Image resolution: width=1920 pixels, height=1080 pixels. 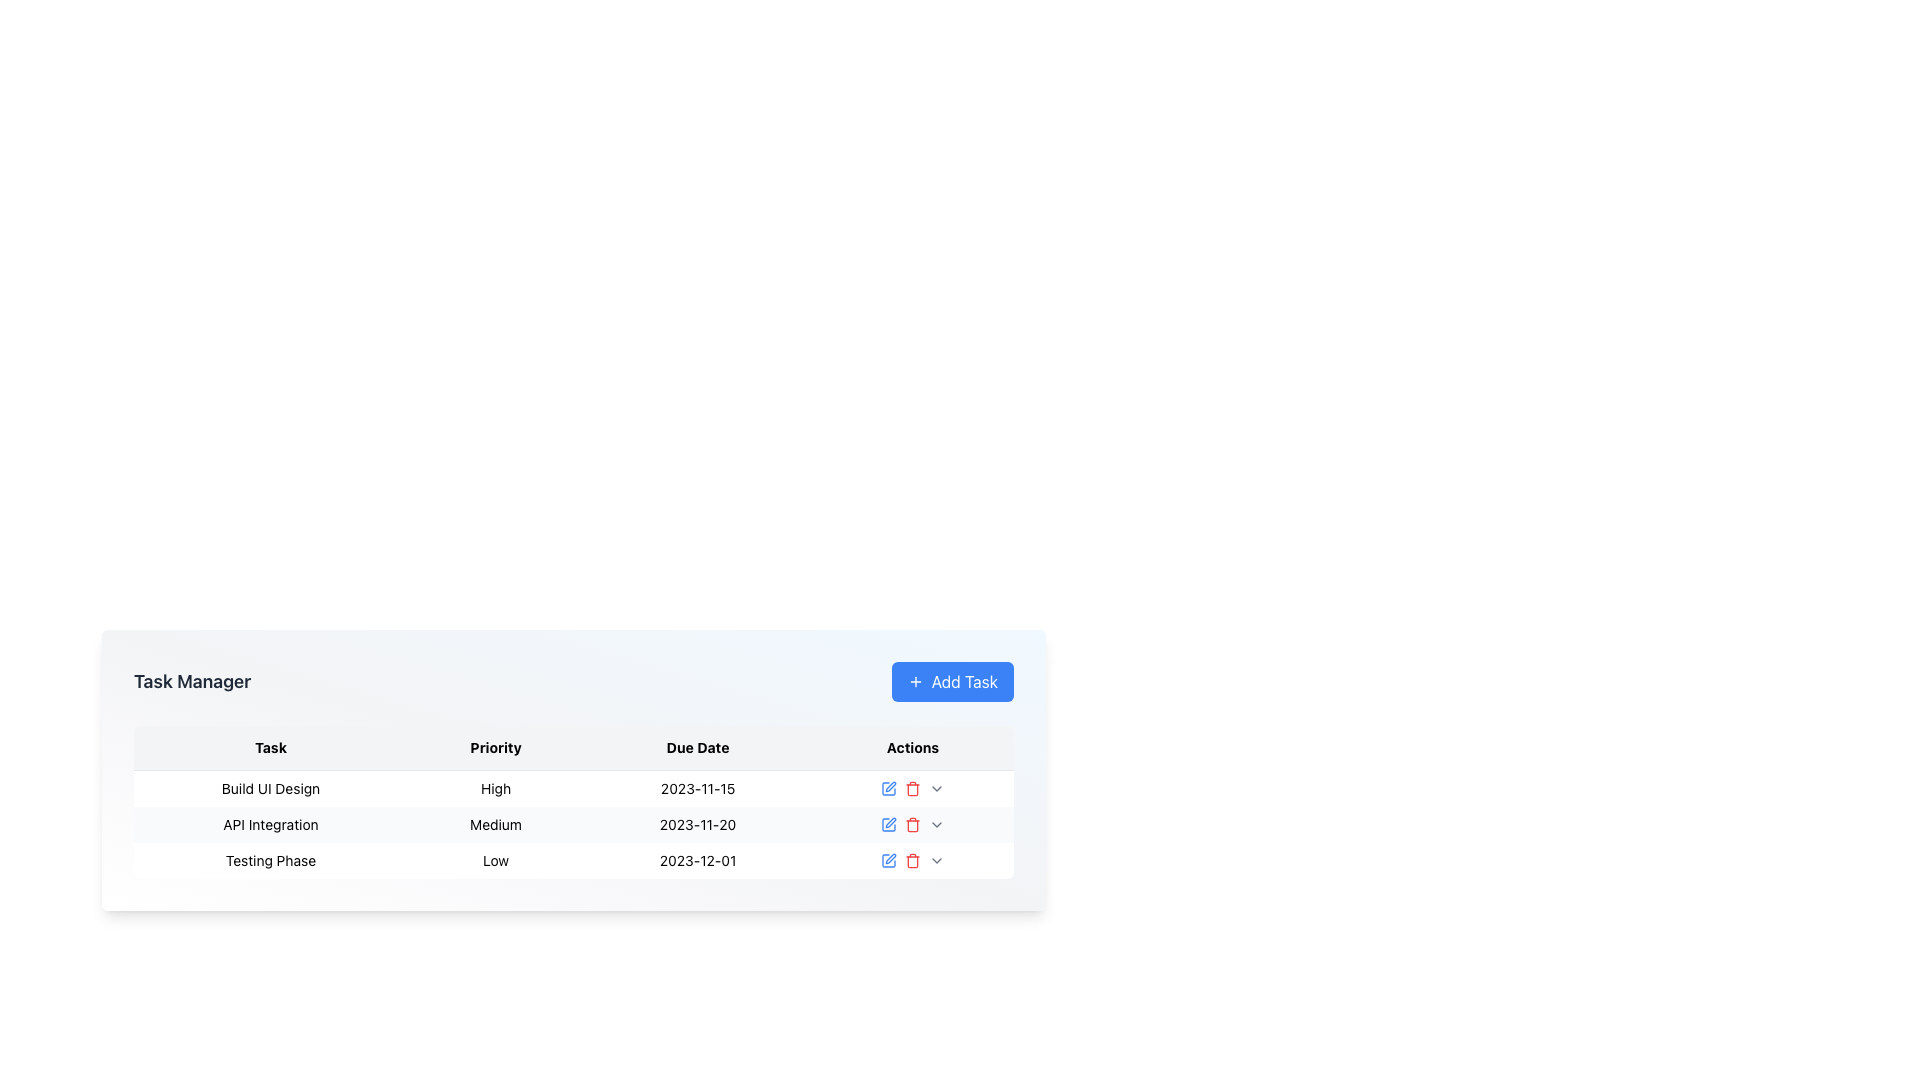 I want to click on the downward-facing chevron icon located in the 'Actions' column of the table below the 'Task Manager' heading, so click(x=936, y=788).